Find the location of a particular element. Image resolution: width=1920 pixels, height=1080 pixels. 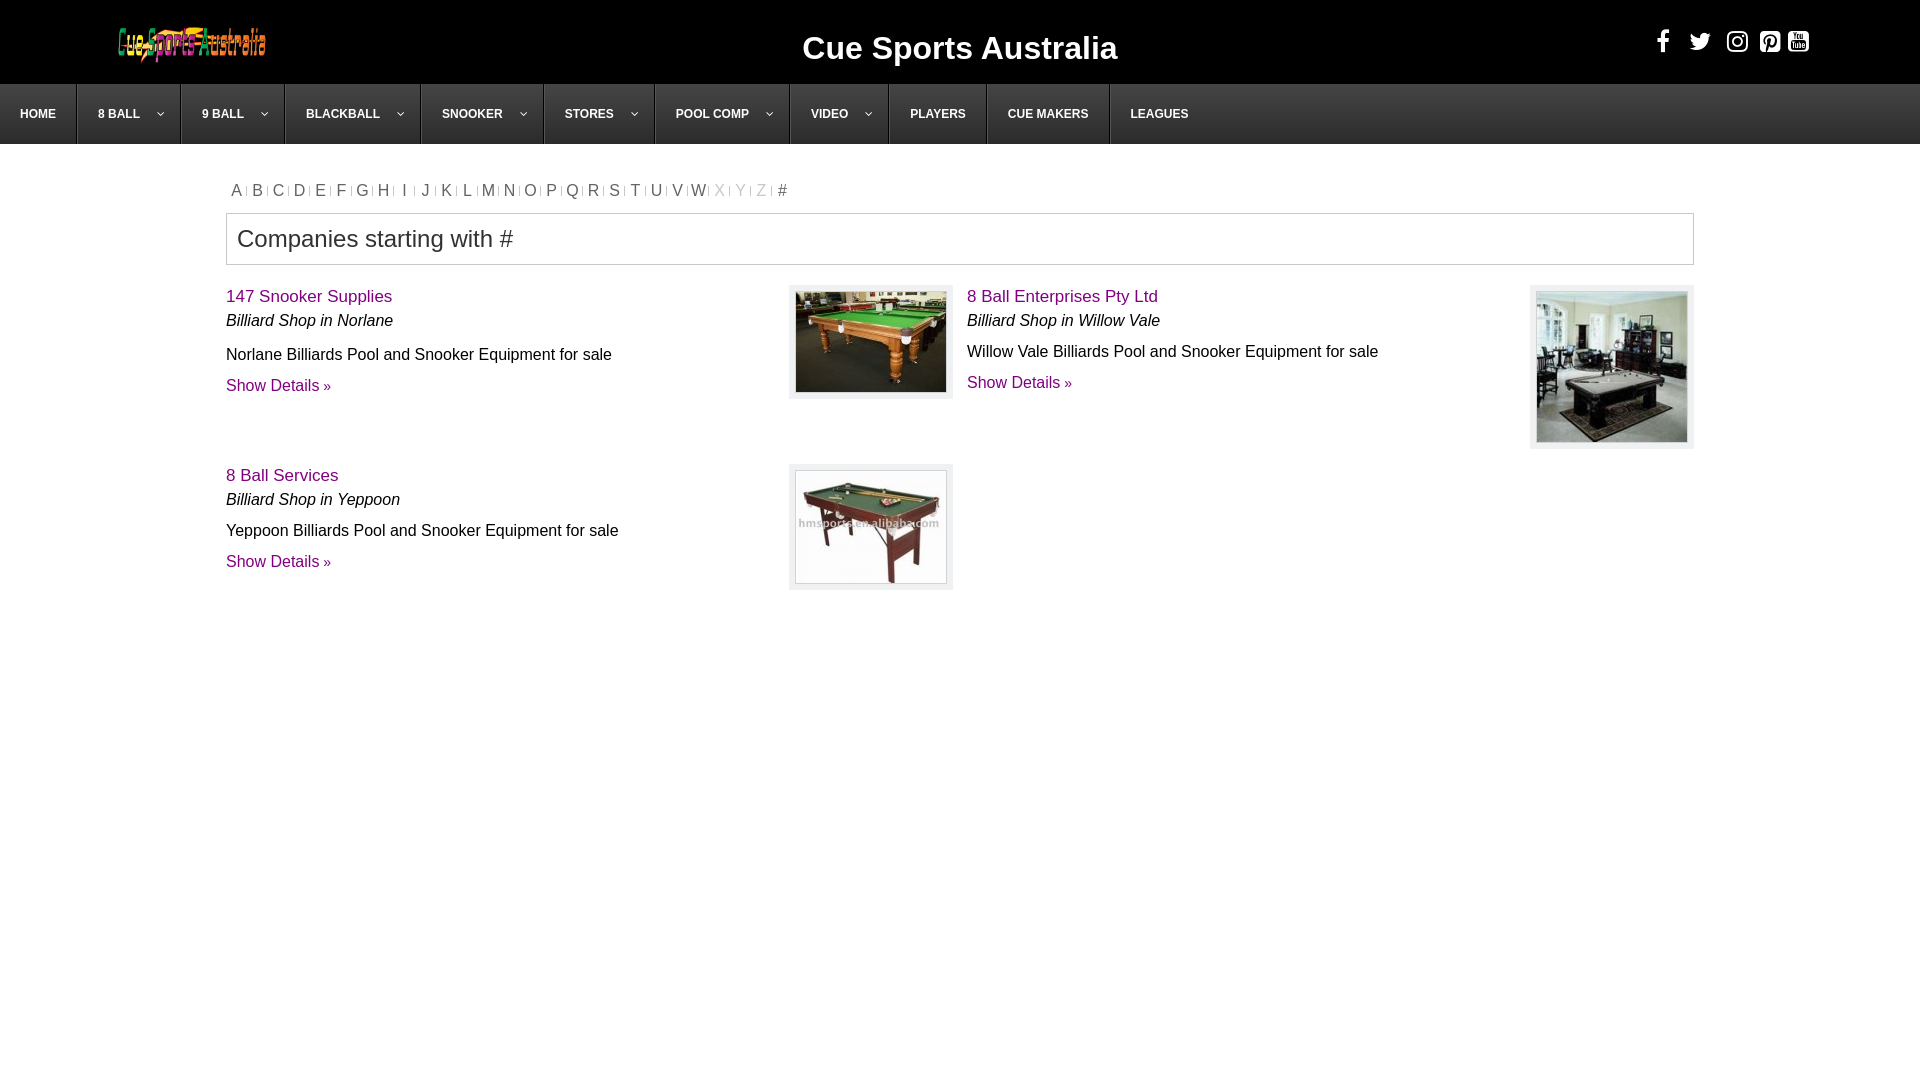

'L' is located at coordinates (466, 190).